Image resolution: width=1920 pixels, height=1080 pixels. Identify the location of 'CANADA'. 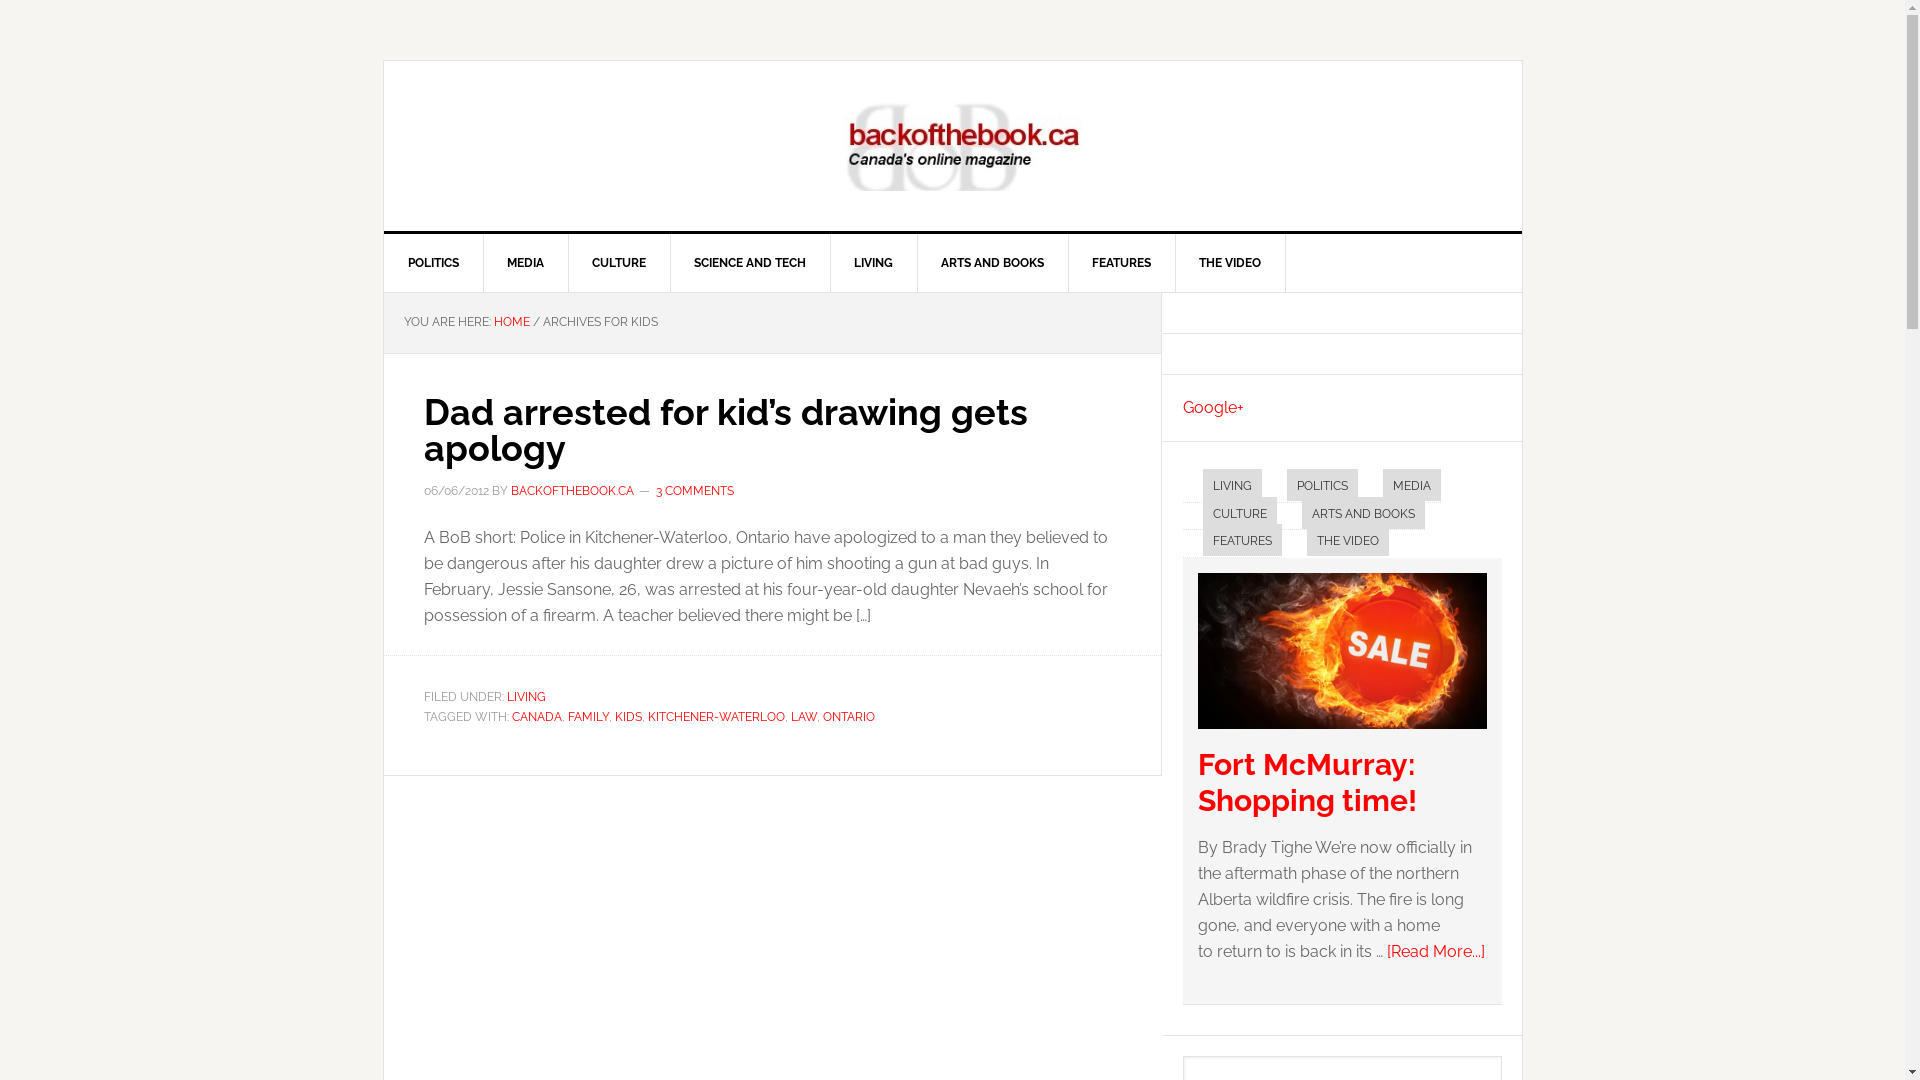
(537, 716).